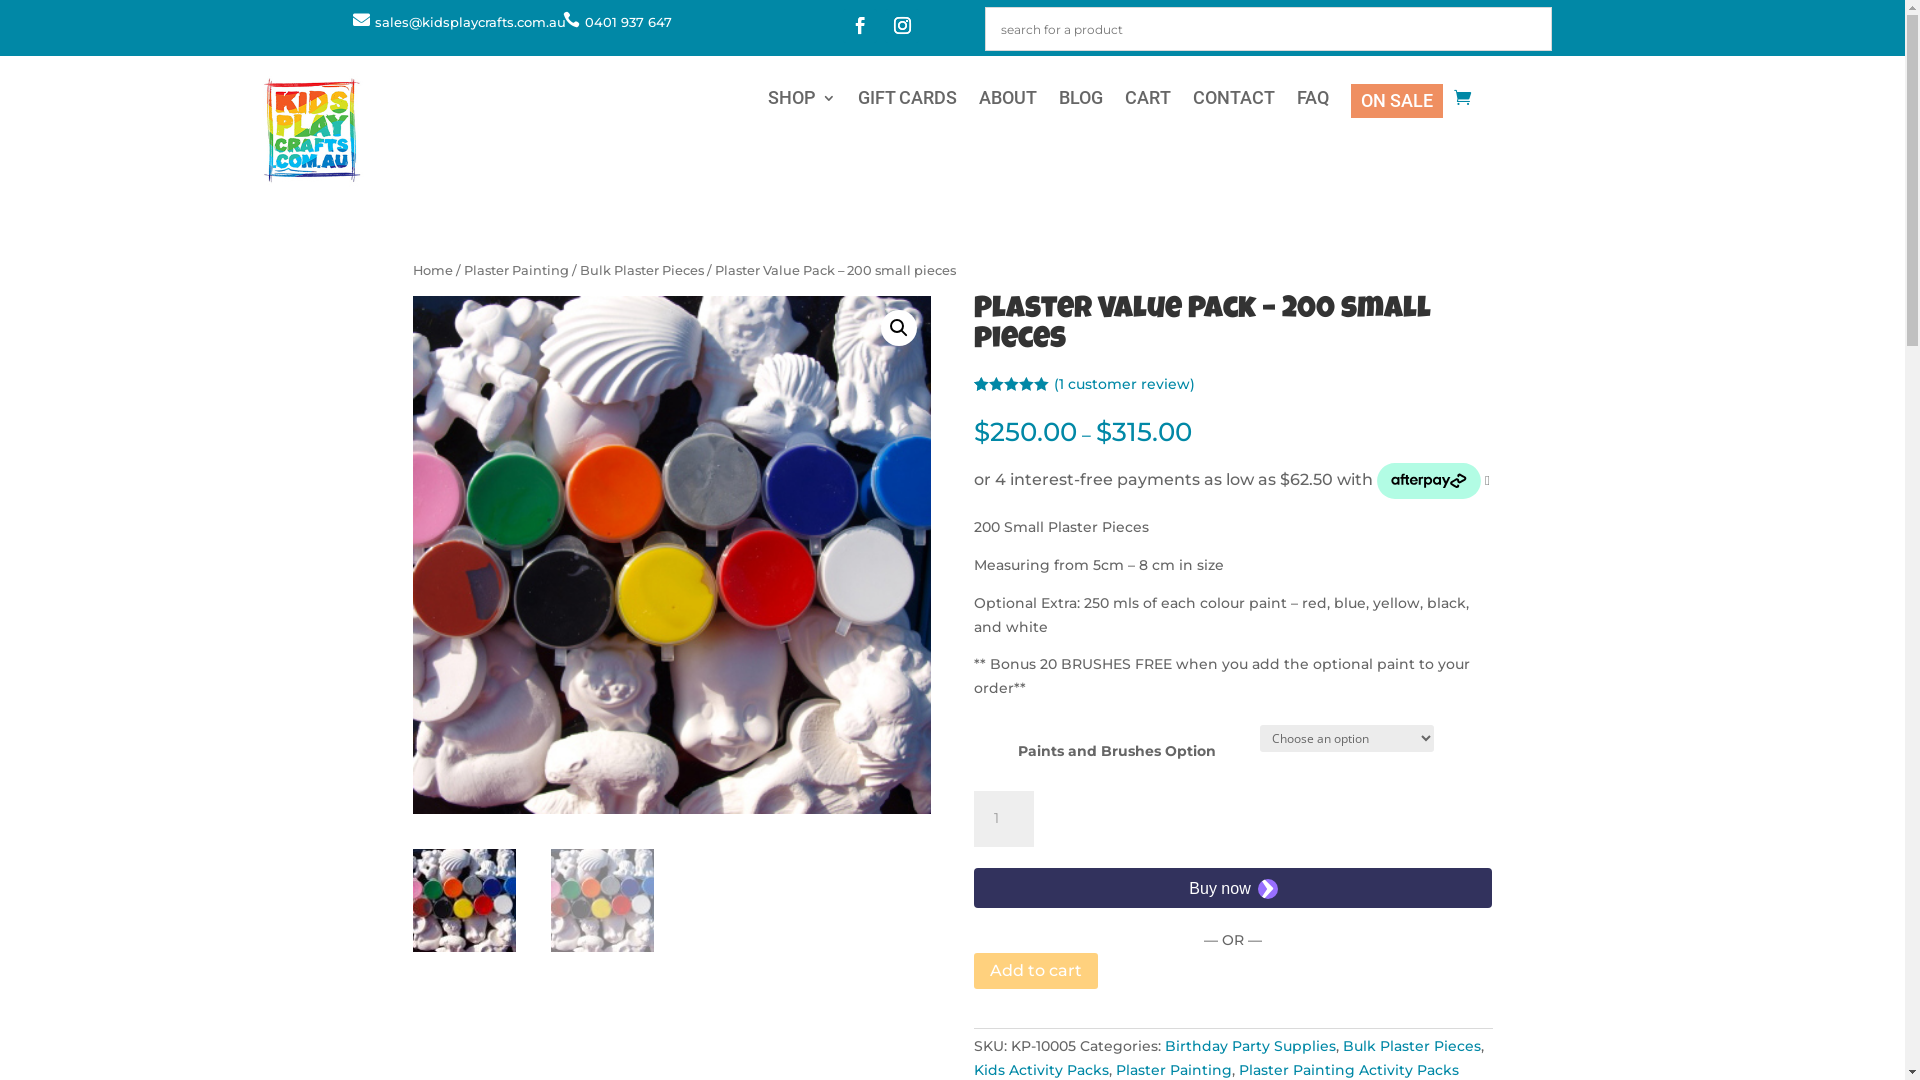  I want to click on 'CART', so click(1147, 104).